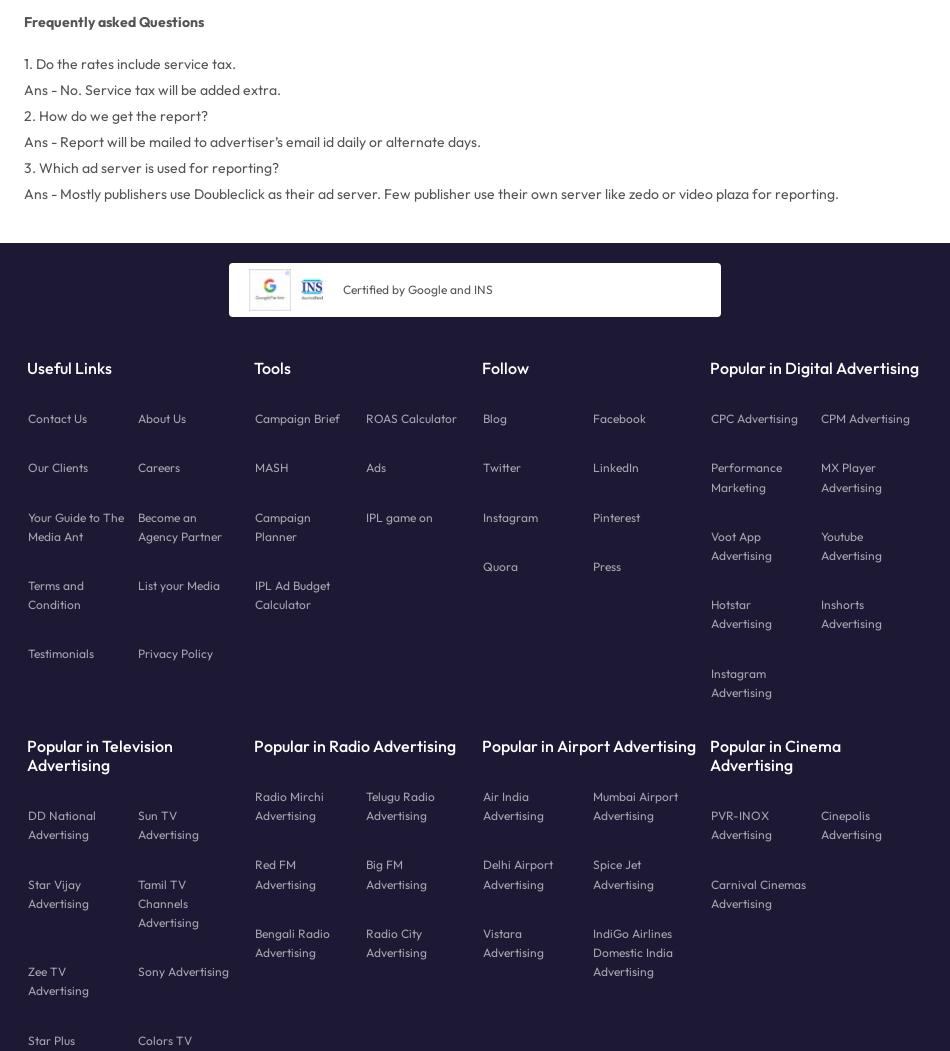  What do you see at coordinates (60, 653) in the screenshot?
I see `'Testimonials'` at bounding box center [60, 653].